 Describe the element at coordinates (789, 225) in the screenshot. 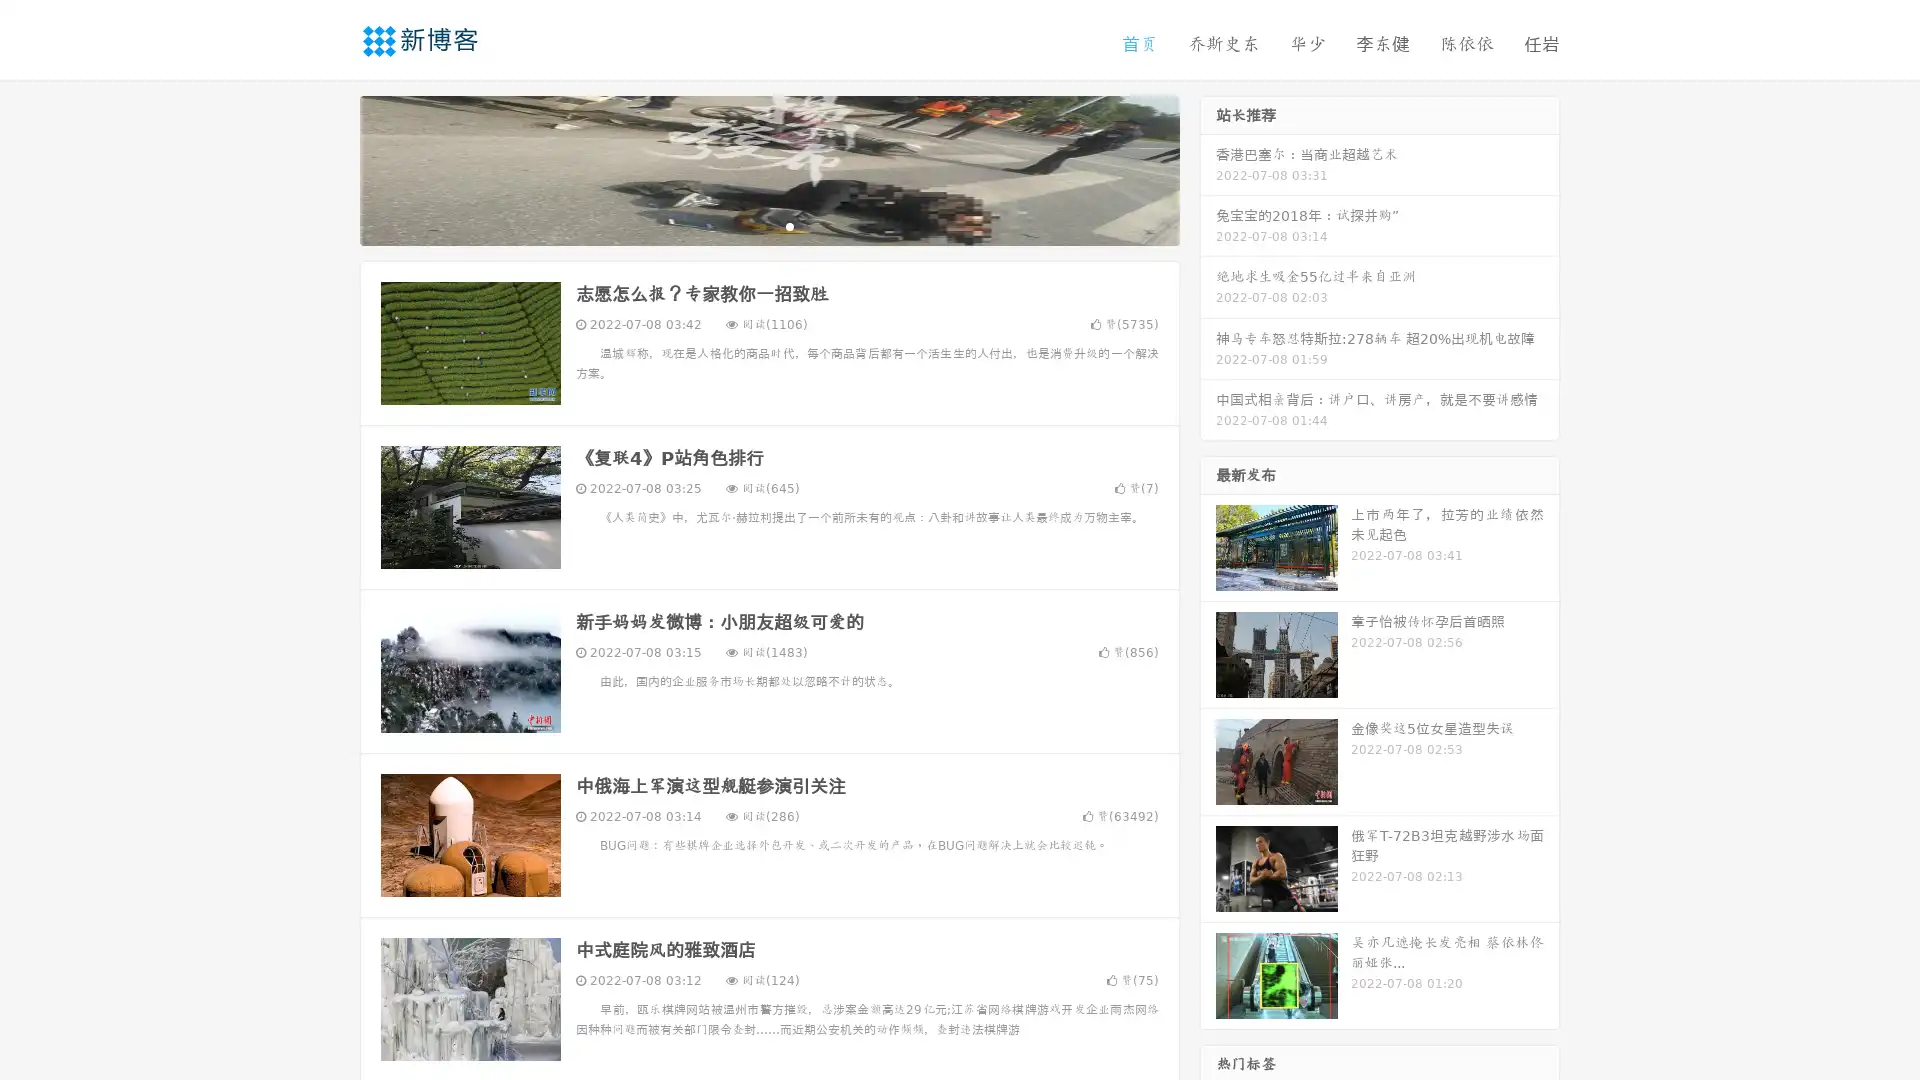

I see `Go to slide 3` at that location.